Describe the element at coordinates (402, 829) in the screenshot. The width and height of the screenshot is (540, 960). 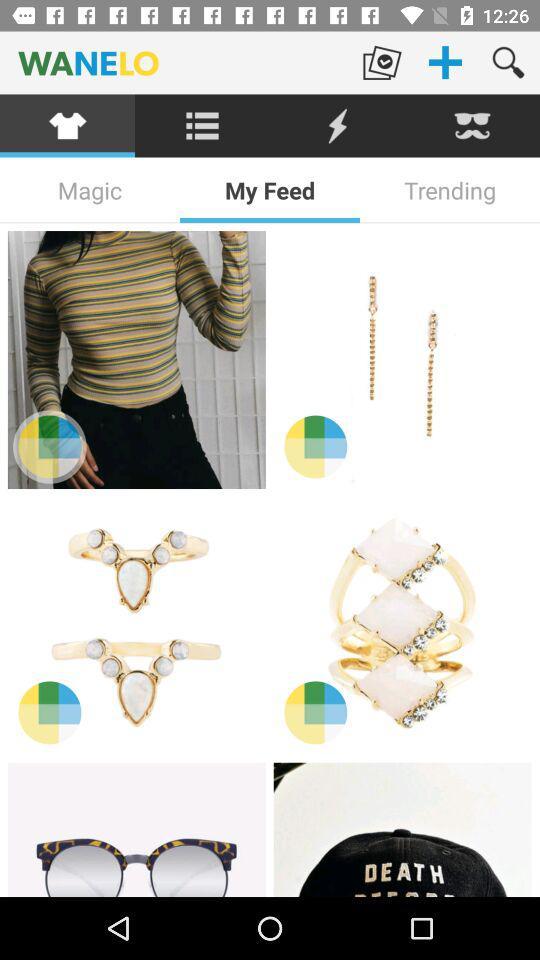
I see `hat option` at that location.